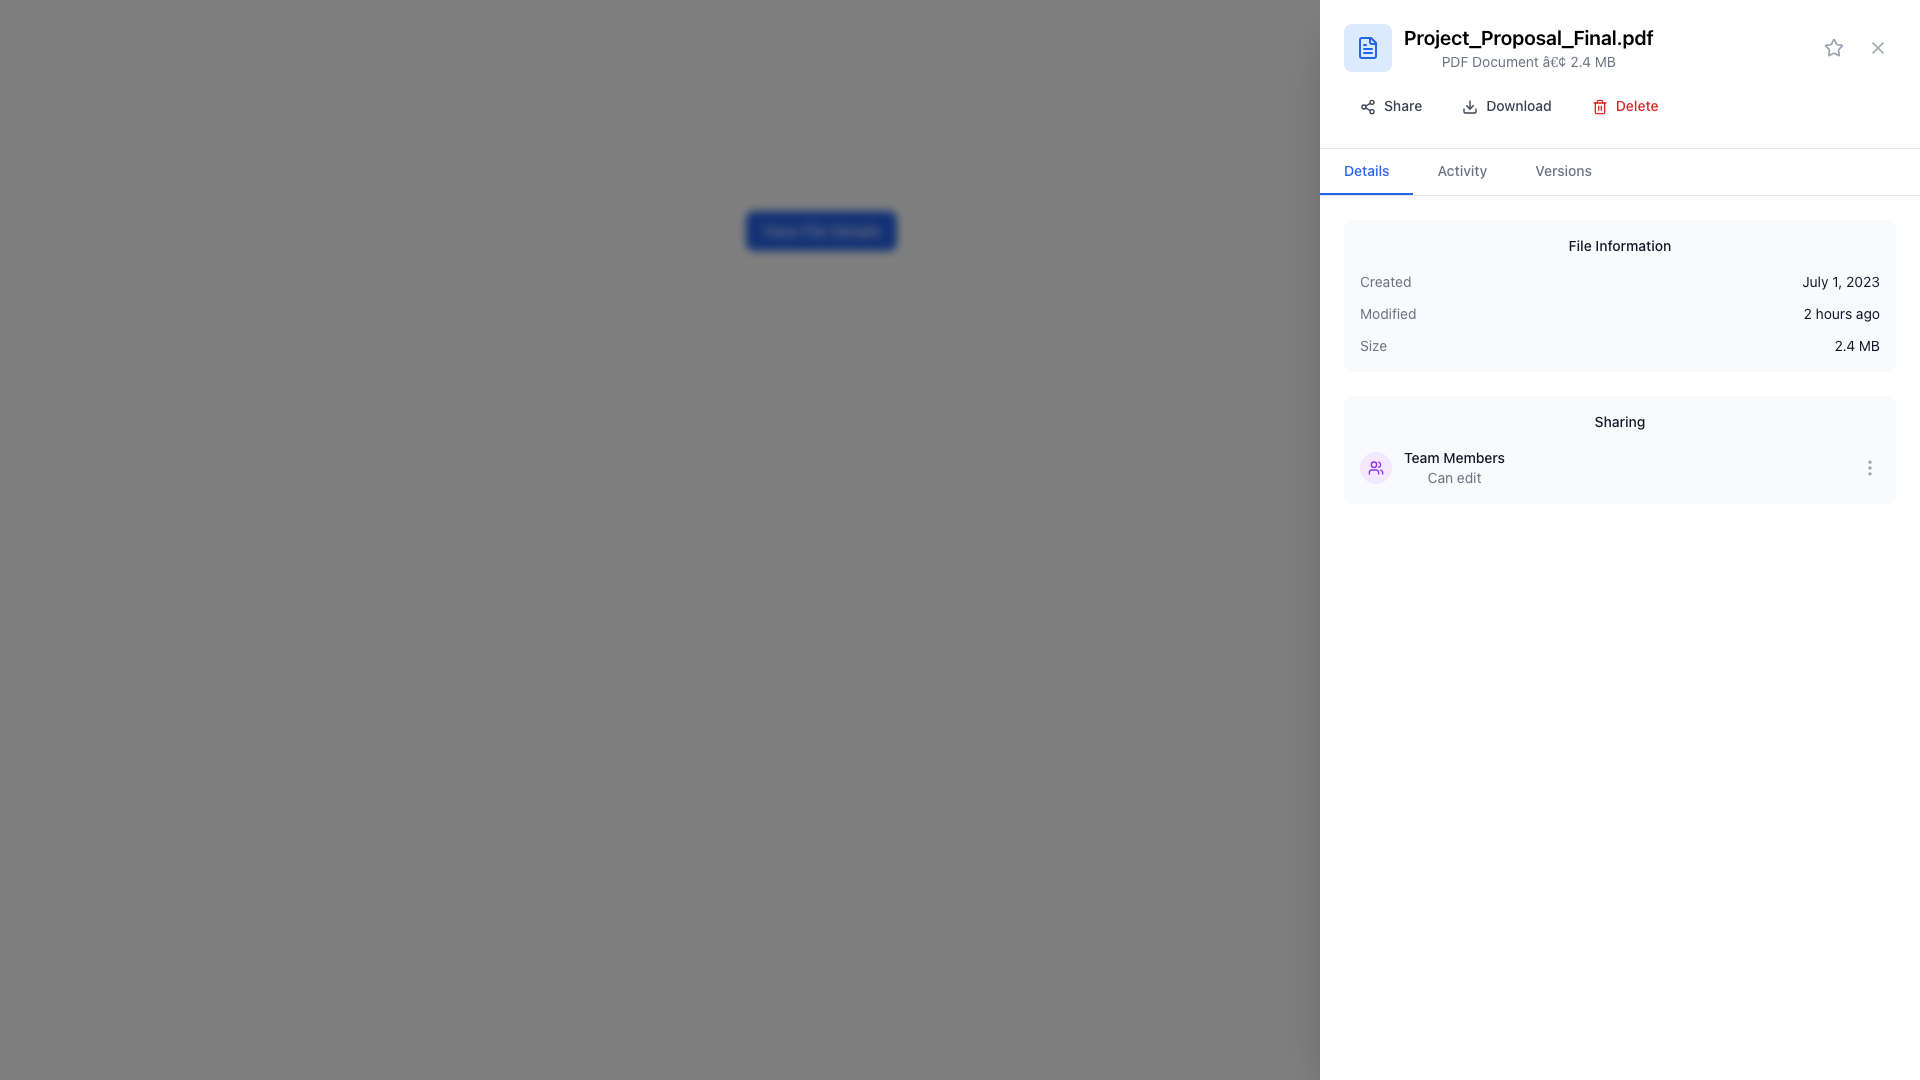 The height and width of the screenshot is (1080, 1920). I want to click on the 'Delete' button, which is the third button in a row of three buttons labeled 'Share,' 'Download,' and 'Delete,' located near the top-right corner of the interface, so click(1625, 105).